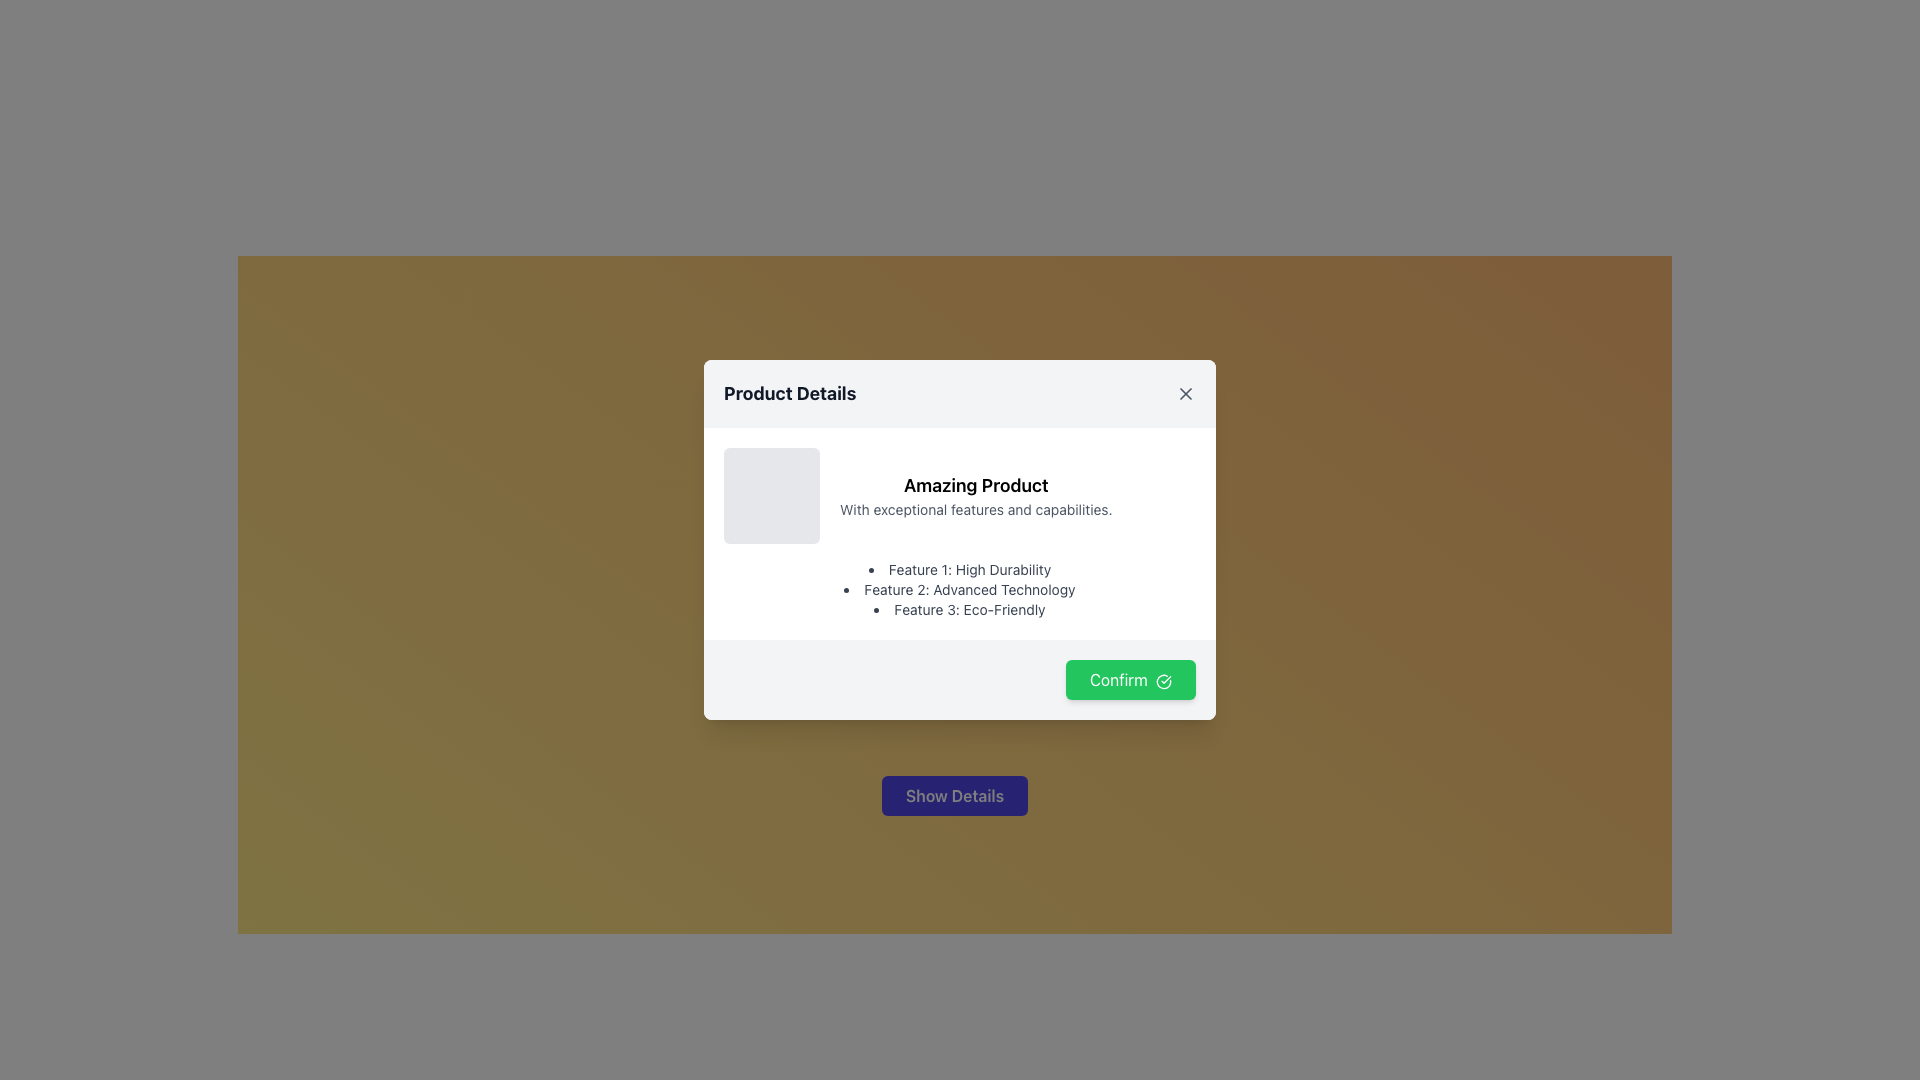 The image size is (1920, 1080). Describe the element at coordinates (789, 393) in the screenshot. I see `header text 'Product Details' located on the left side of the popup modal to understand the context` at that location.